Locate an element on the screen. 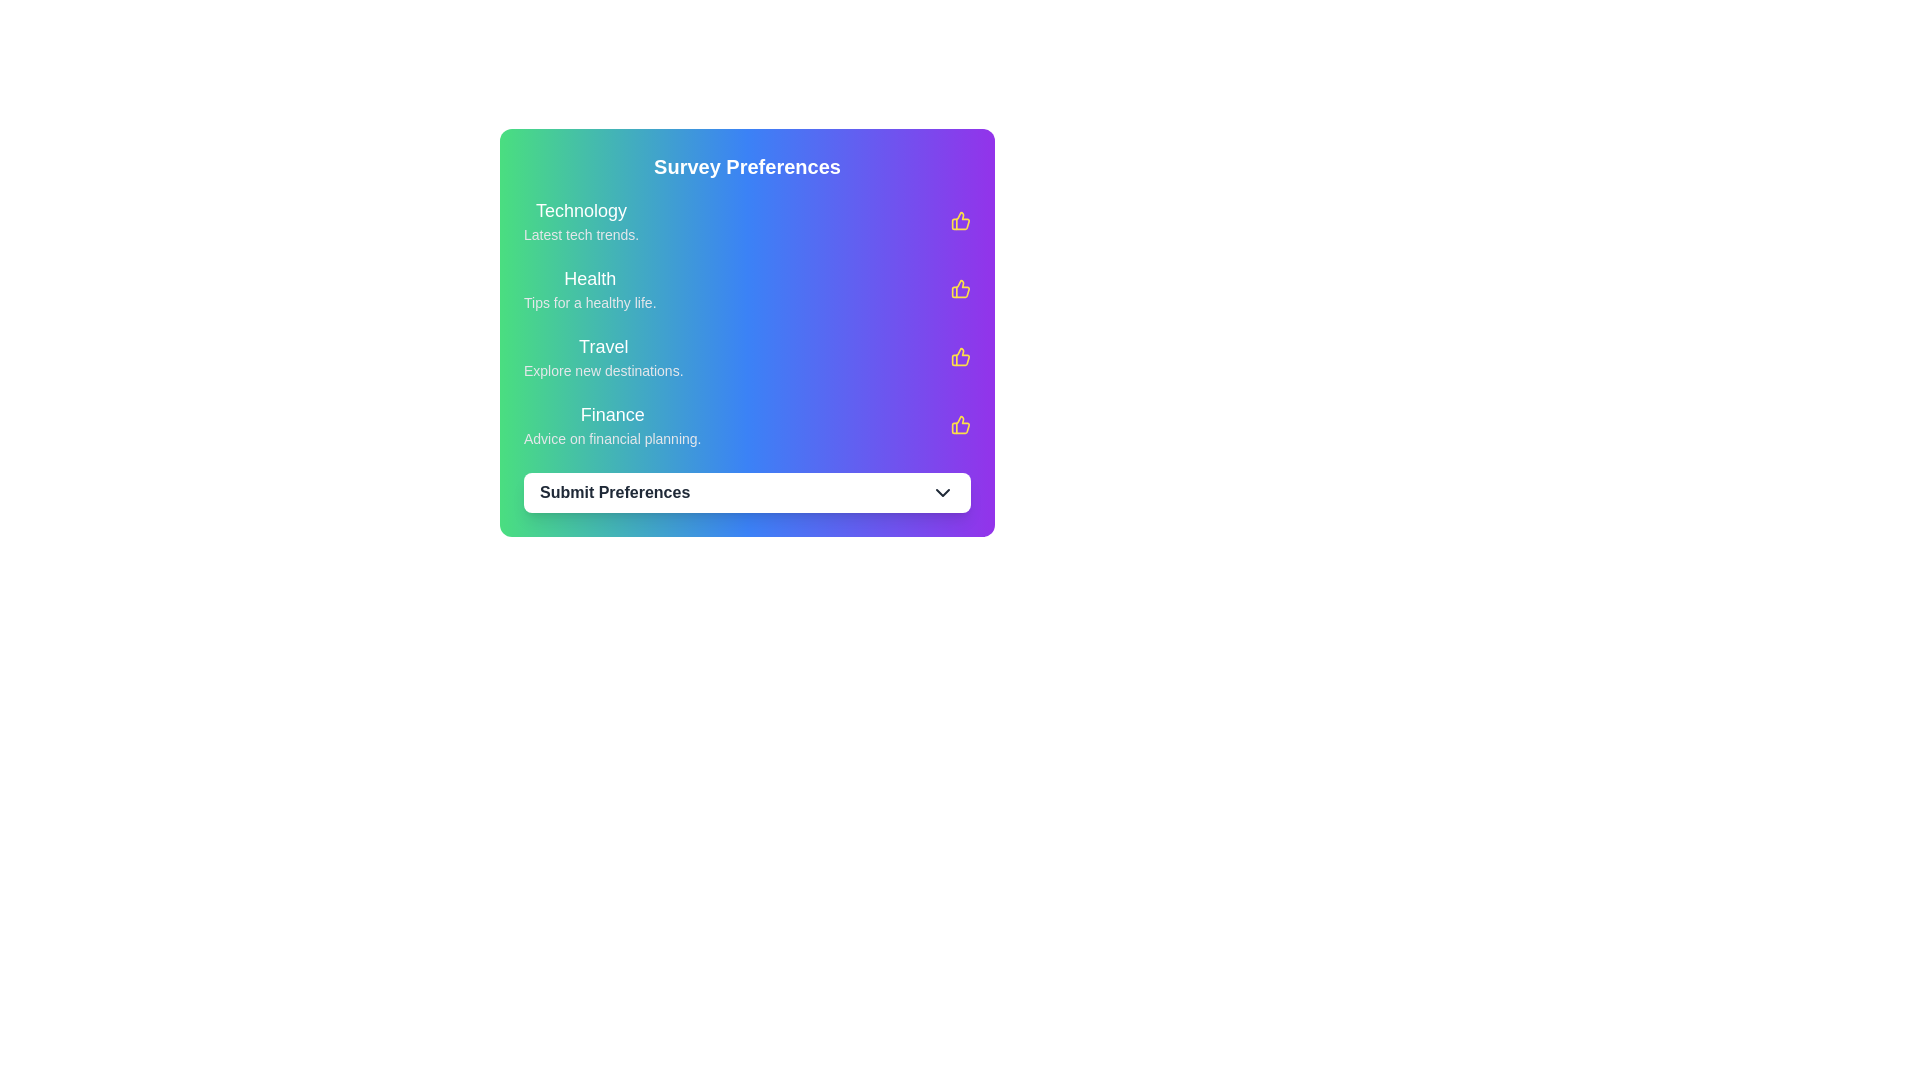  the text block displaying 'Health' and 'Tips for a healthy life.' for more details, located within the 'Survey Preferences' card is located at coordinates (589, 289).